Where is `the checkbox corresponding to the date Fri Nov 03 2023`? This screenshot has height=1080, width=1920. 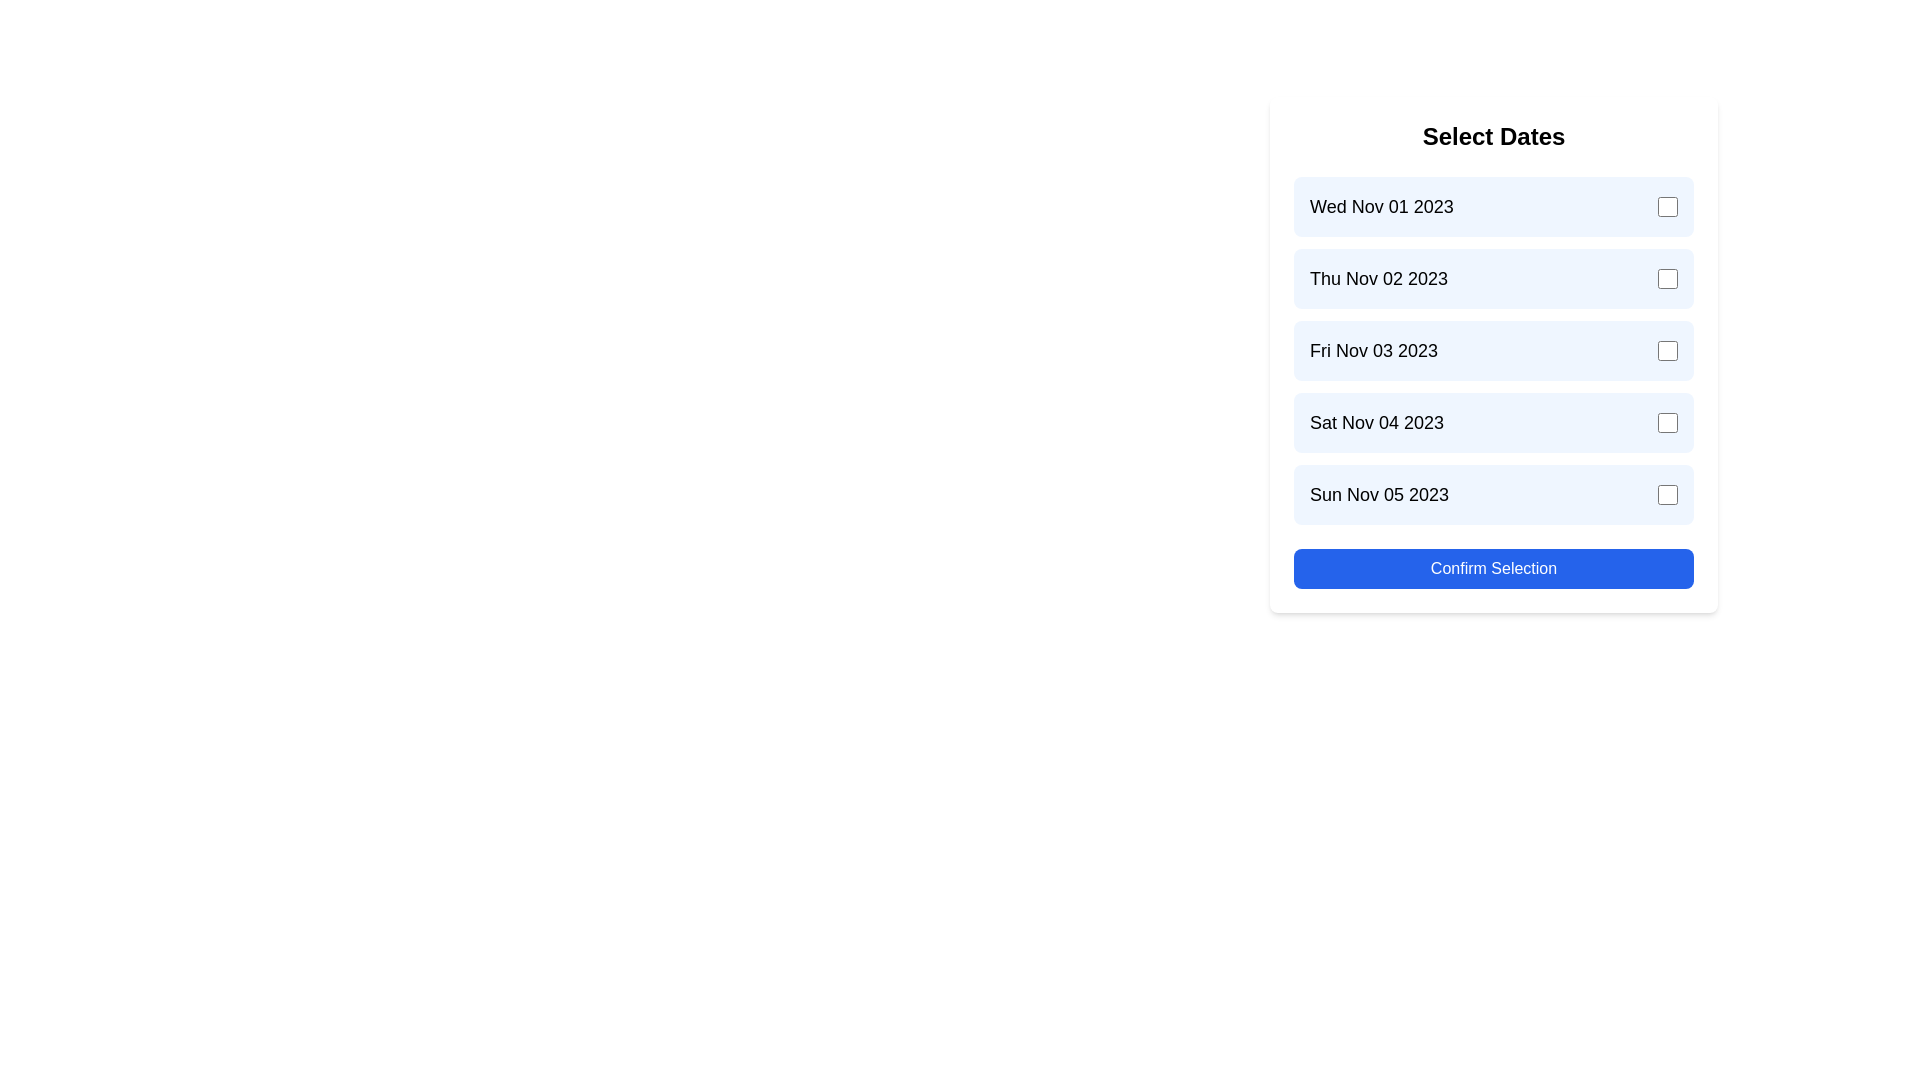
the checkbox corresponding to the date Fri Nov 03 2023 is located at coordinates (1668, 350).